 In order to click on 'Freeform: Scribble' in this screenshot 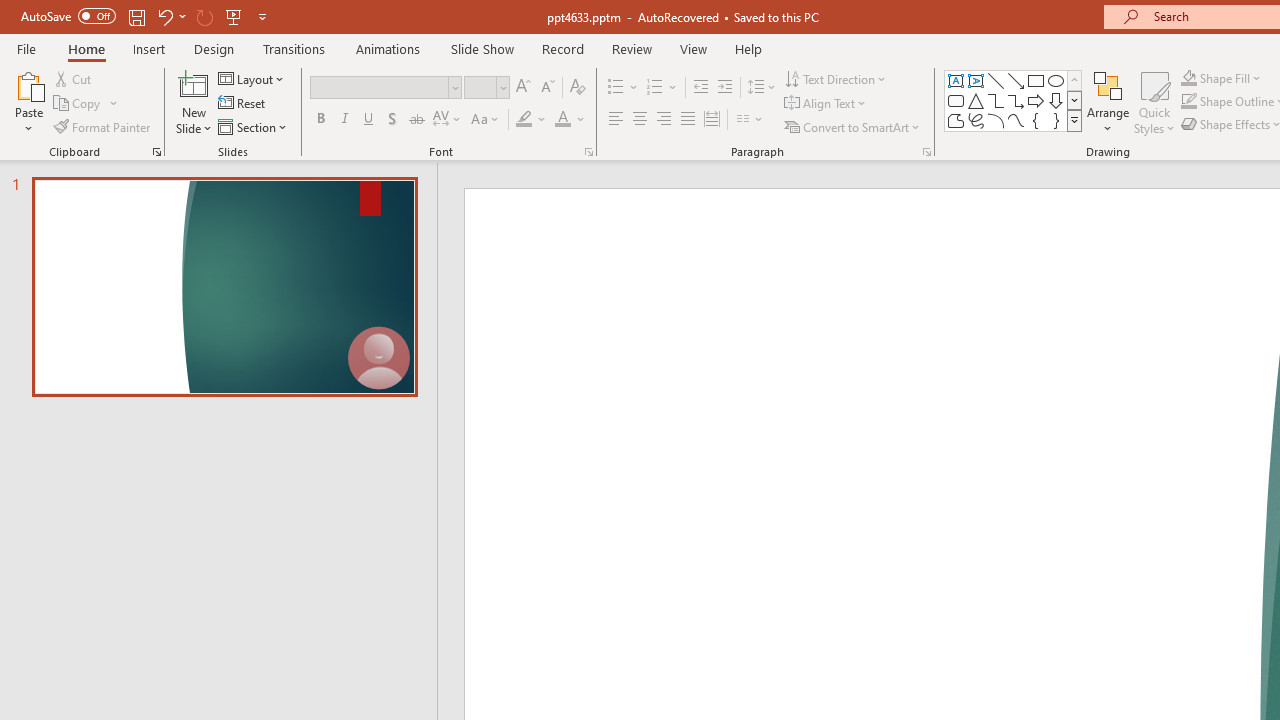, I will do `click(976, 120)`.